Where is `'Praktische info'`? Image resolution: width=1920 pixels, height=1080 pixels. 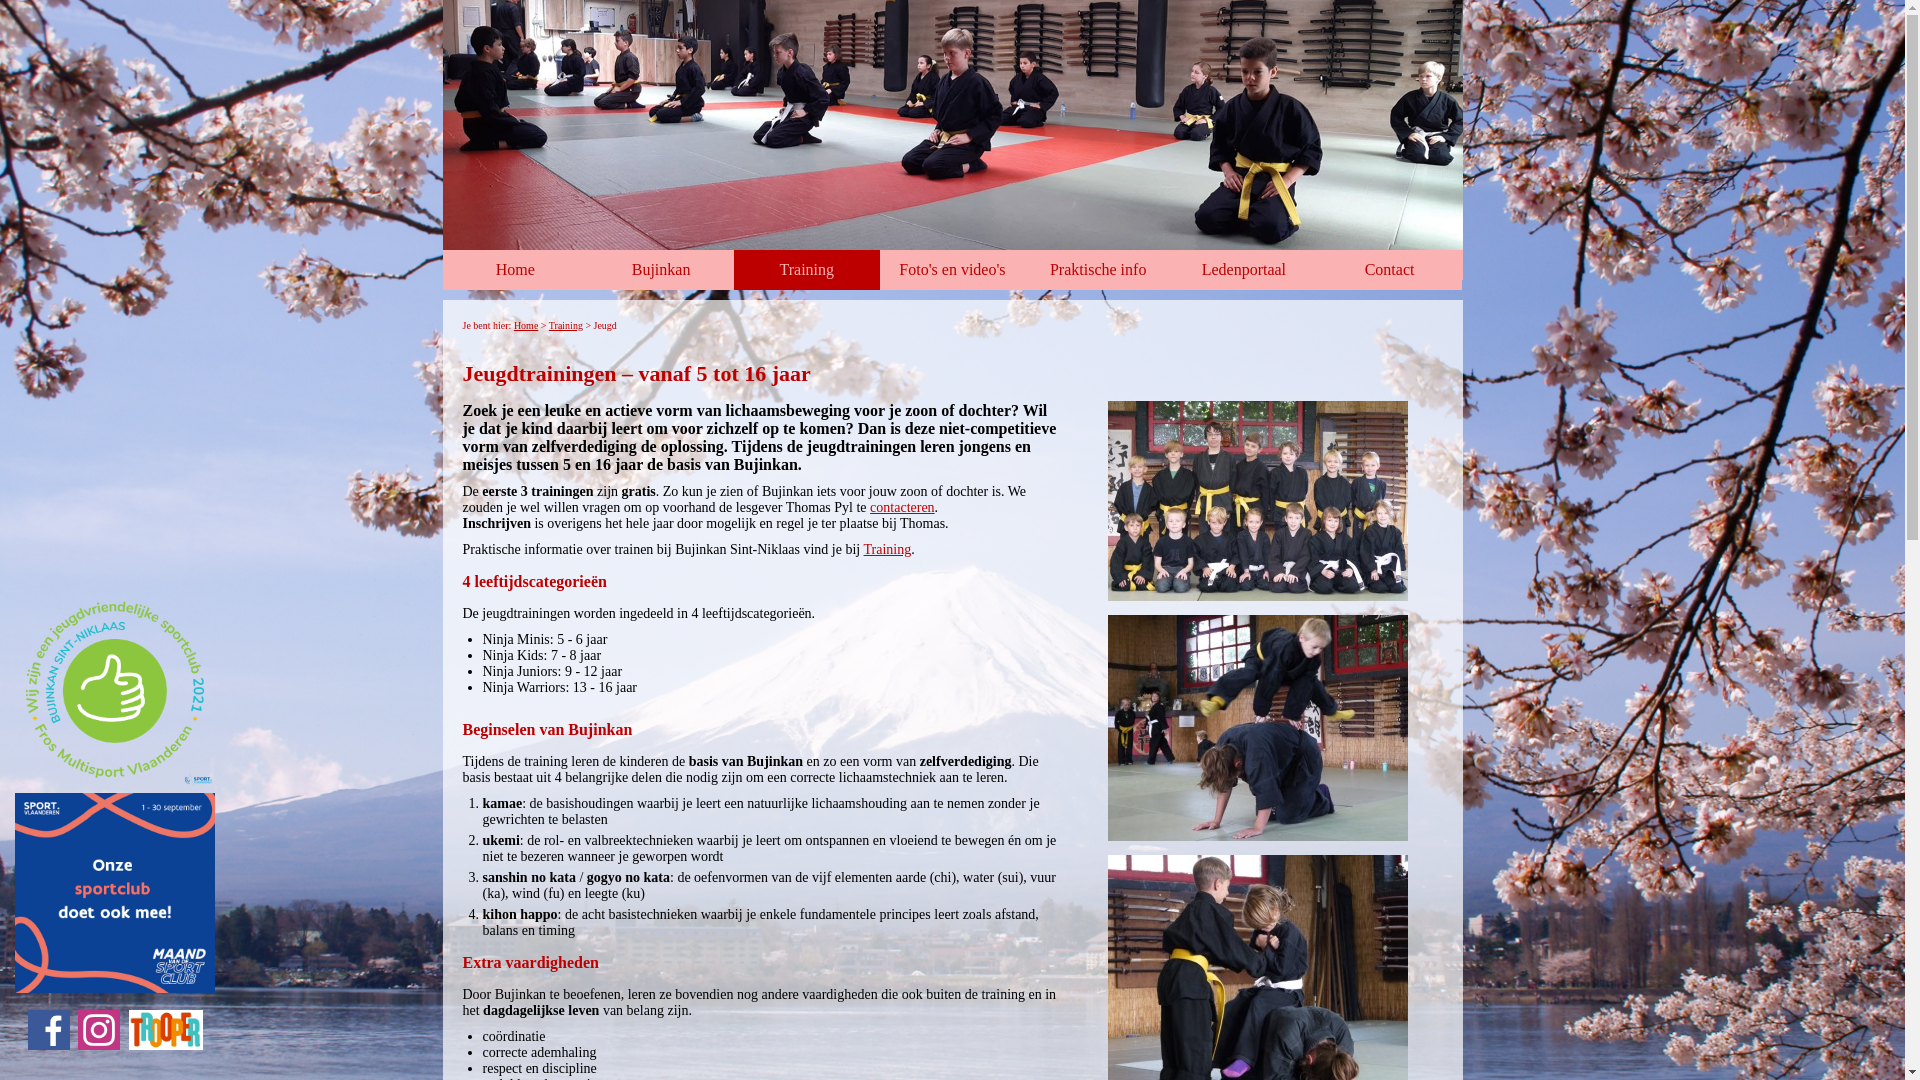 'Praktische info' is located at coordinates (1097, 270).